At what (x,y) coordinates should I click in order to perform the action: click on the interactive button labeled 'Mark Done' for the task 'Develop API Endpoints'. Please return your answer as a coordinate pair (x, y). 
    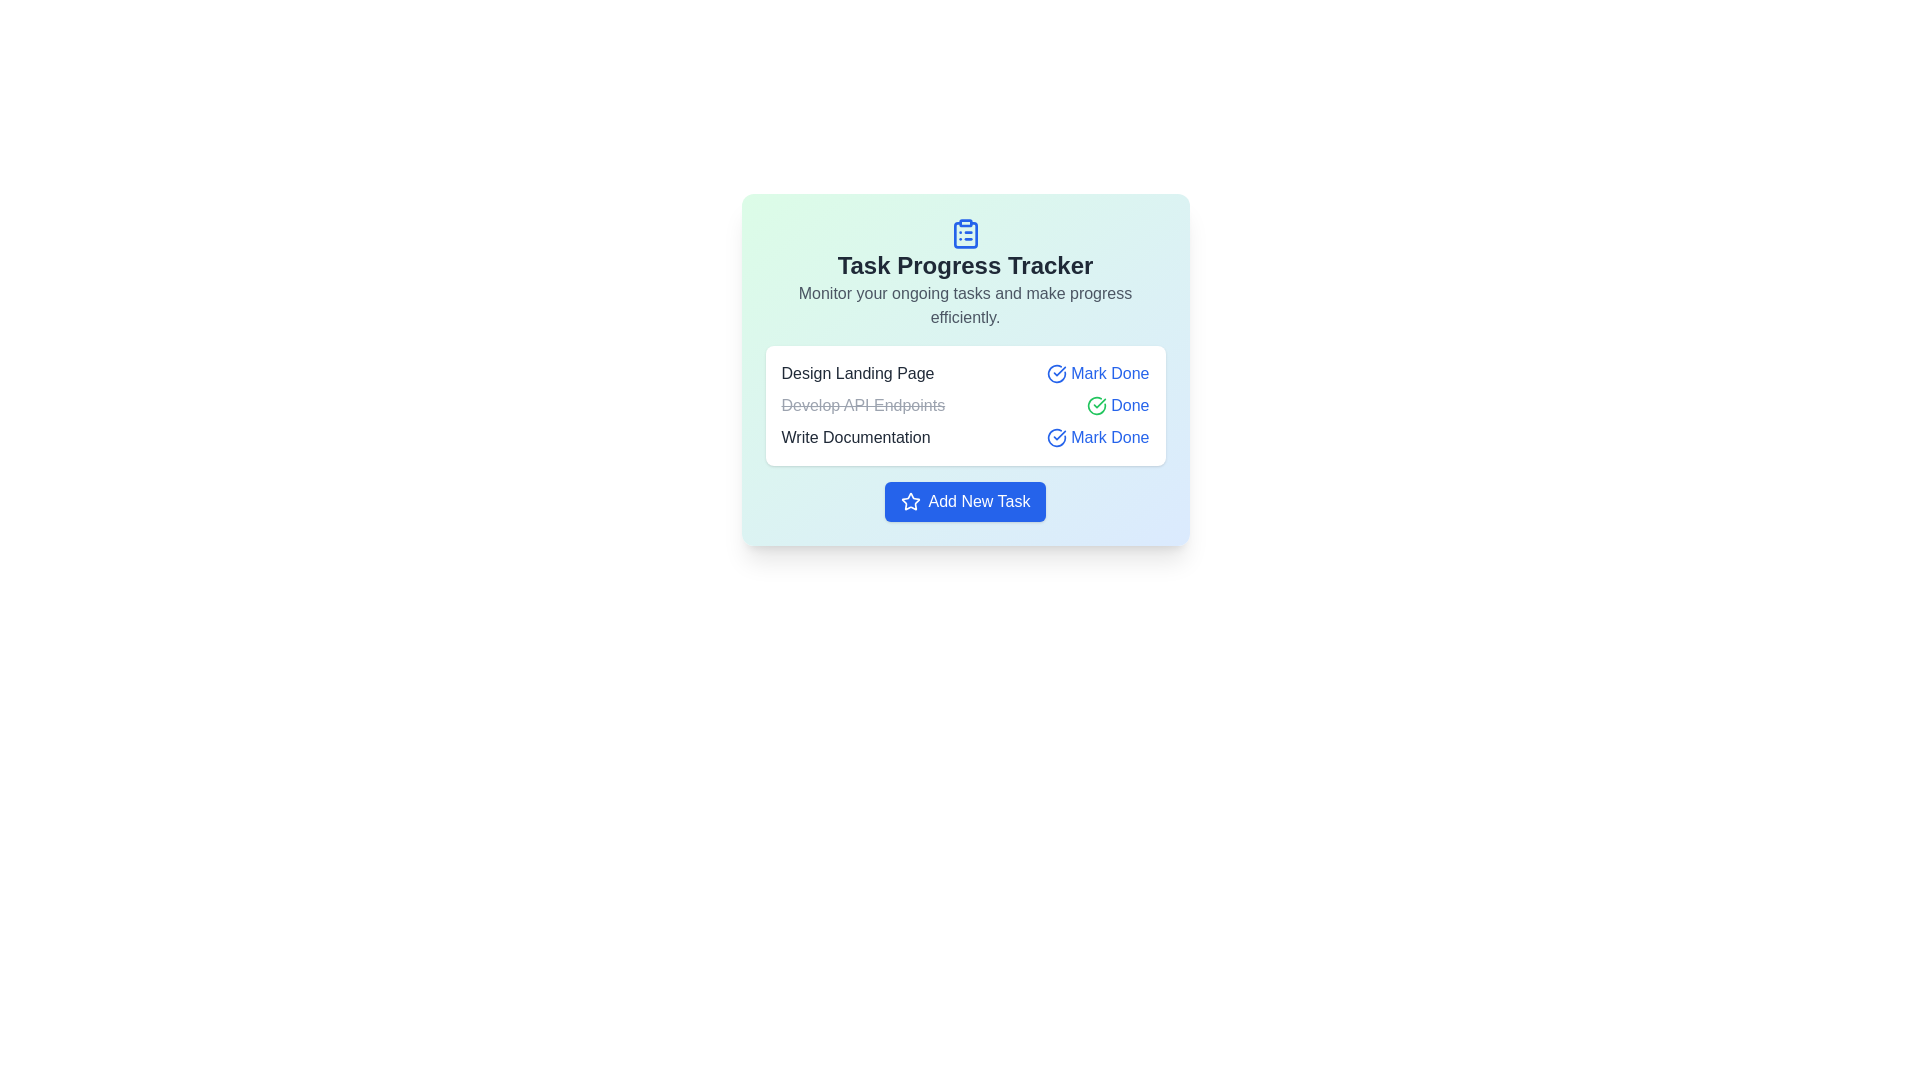
    Looking at the image, I should click on (1117, 405).